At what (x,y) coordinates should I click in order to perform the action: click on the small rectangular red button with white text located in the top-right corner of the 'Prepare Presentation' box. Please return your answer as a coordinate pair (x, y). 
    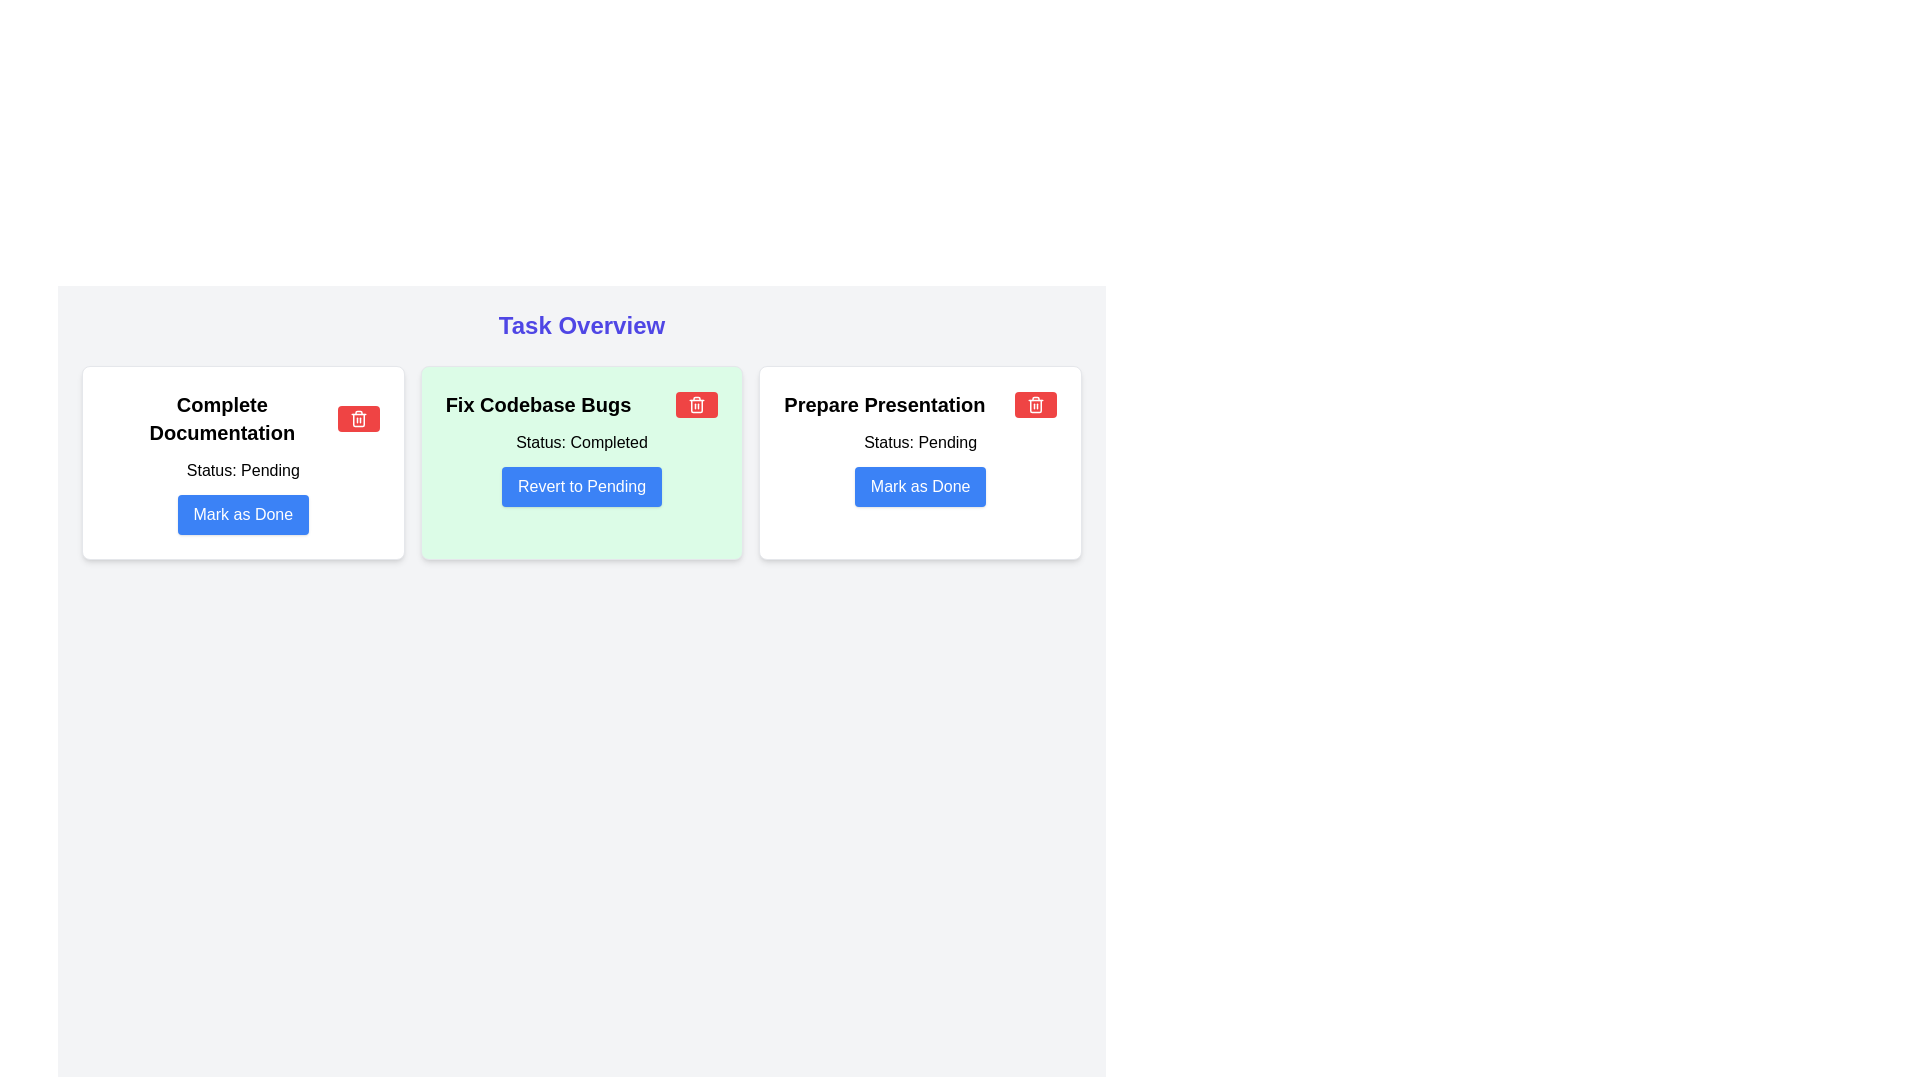
    Looking at the image, I should click on (1036, 405).